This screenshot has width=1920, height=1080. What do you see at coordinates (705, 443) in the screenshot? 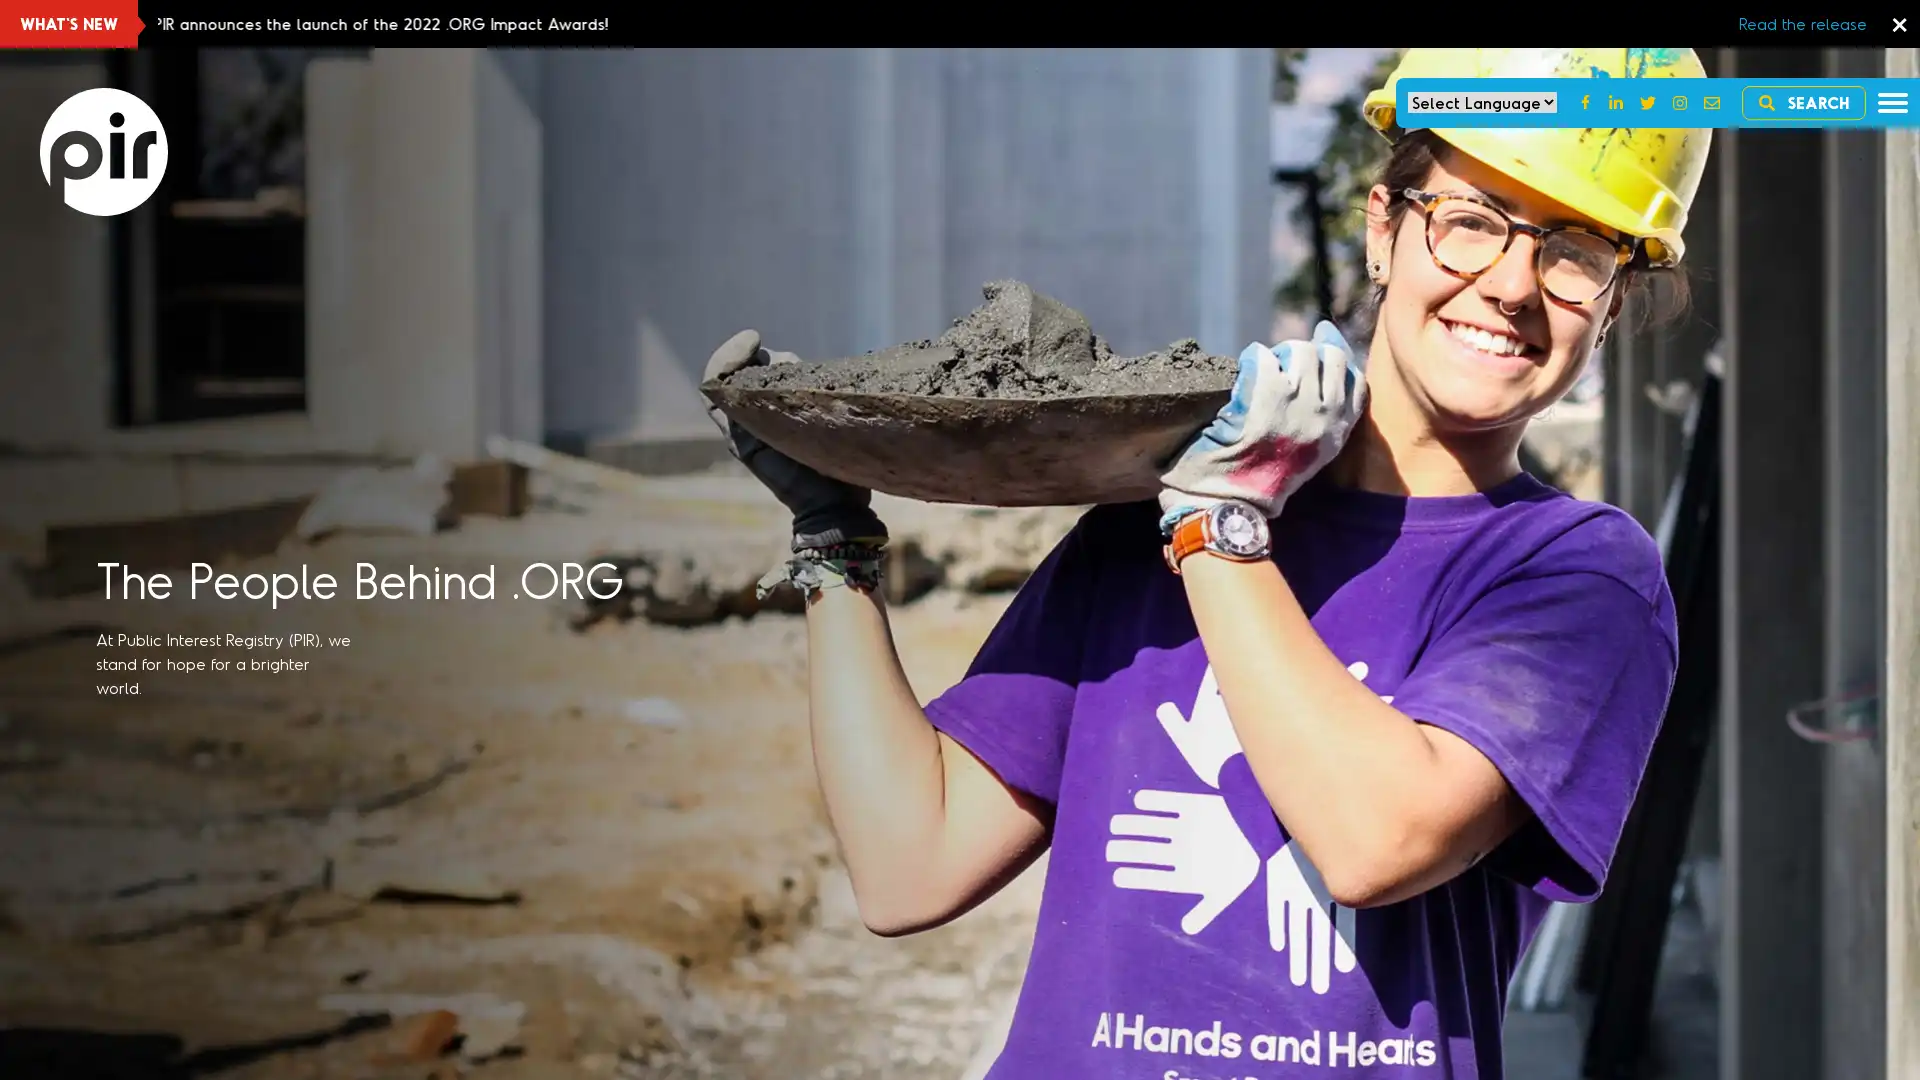
I see `Submit .ORG domain search` at bounding box center [705, 443].